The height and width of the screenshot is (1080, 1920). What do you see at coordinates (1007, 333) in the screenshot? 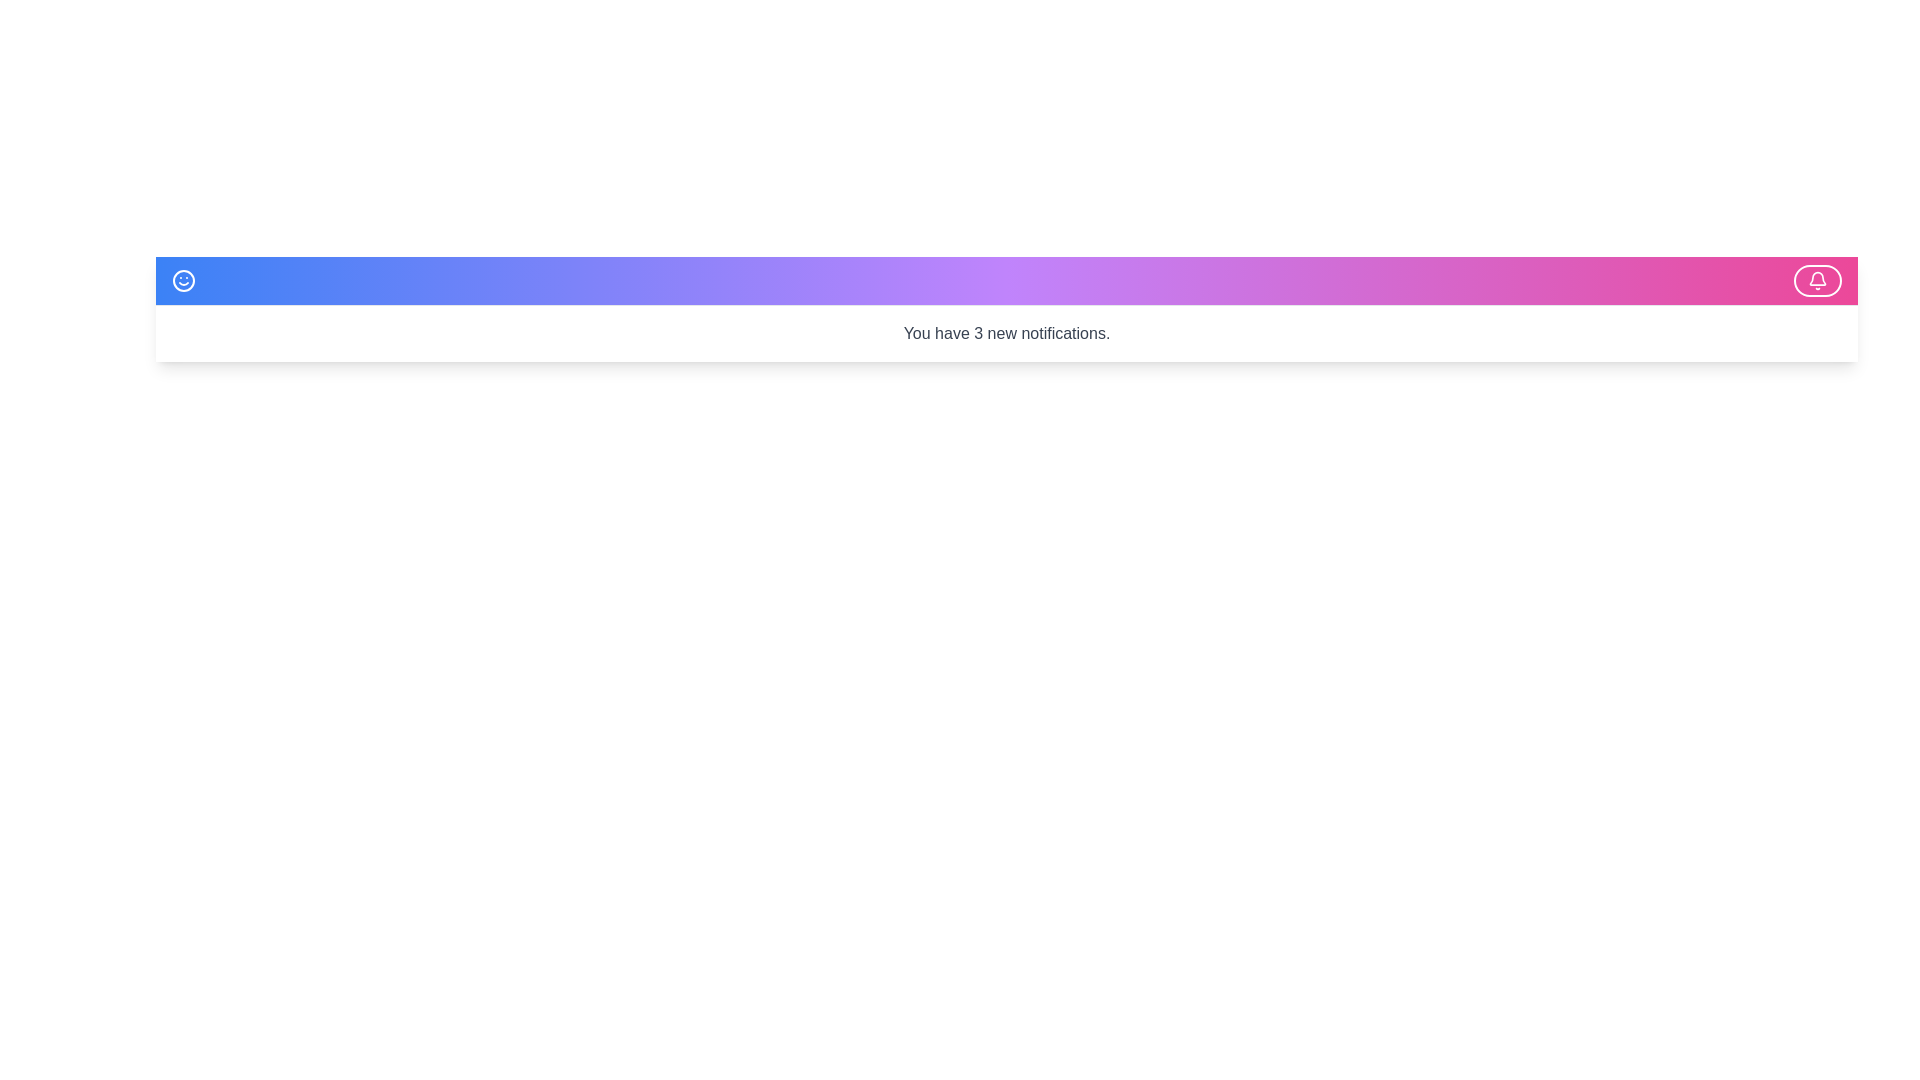
I see `the Text Display element that shows the message 'You have 3 new notifications', which is centered horizontally and slightly below the gradient header bar` at bounding box center [1007, 333].